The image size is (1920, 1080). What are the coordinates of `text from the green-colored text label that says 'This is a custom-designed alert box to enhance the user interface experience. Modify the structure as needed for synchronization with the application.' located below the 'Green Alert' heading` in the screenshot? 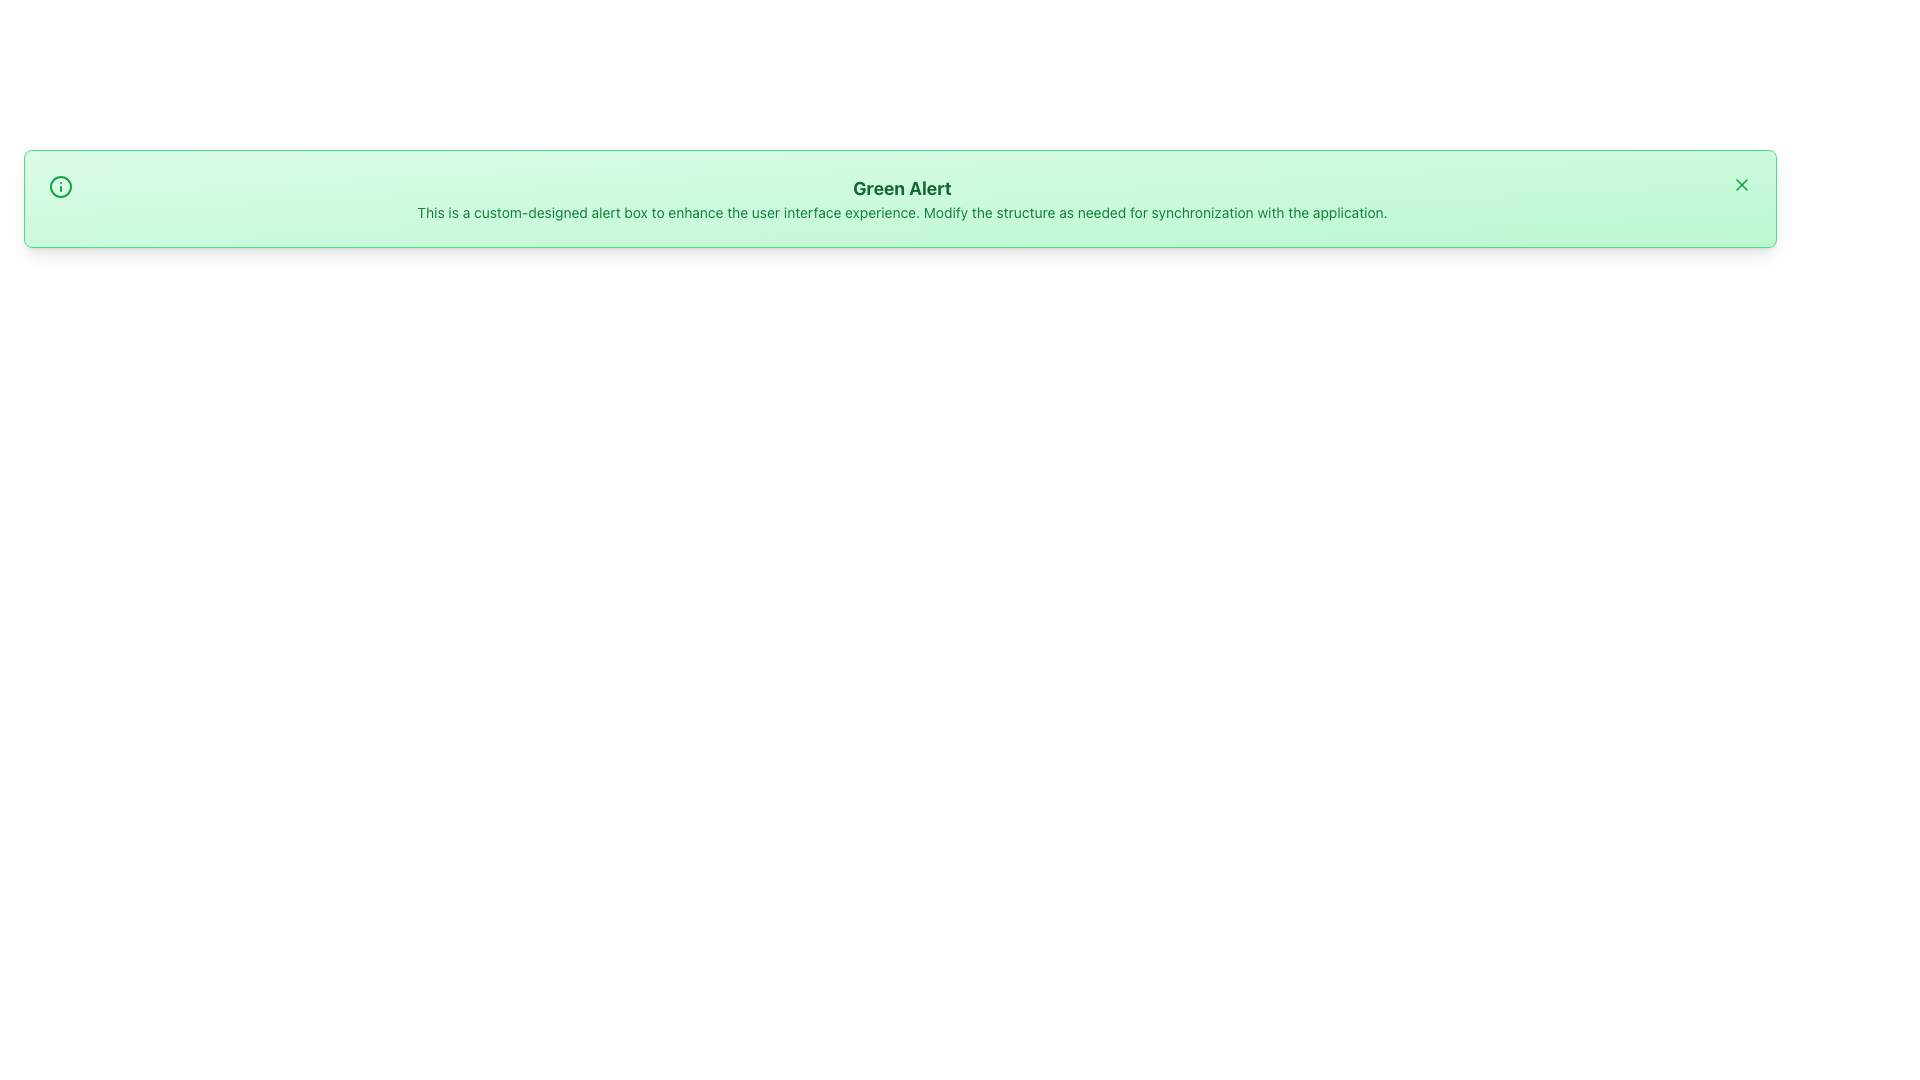 It's located at (901, 212).